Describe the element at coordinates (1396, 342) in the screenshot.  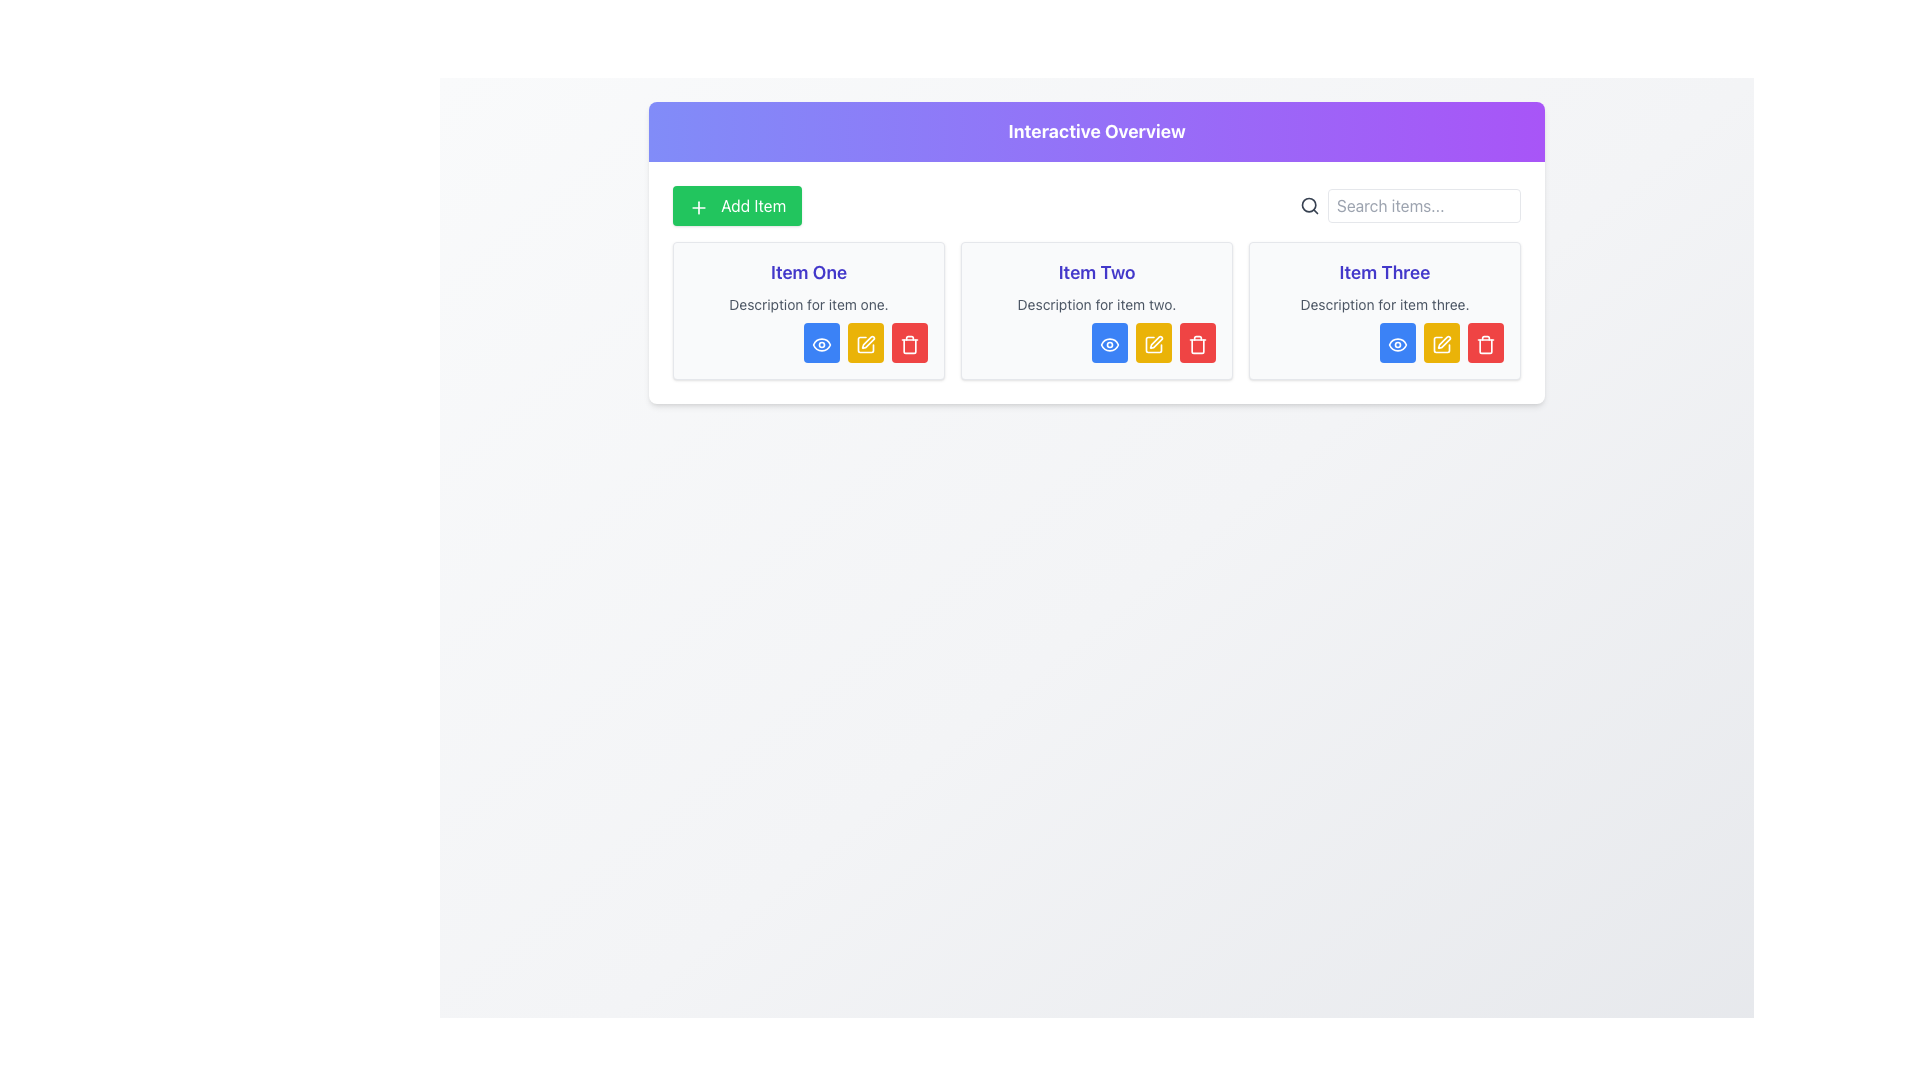
I see `the blue circular button with a white eye icon located in the 'Item Three' interactive card` at that location.